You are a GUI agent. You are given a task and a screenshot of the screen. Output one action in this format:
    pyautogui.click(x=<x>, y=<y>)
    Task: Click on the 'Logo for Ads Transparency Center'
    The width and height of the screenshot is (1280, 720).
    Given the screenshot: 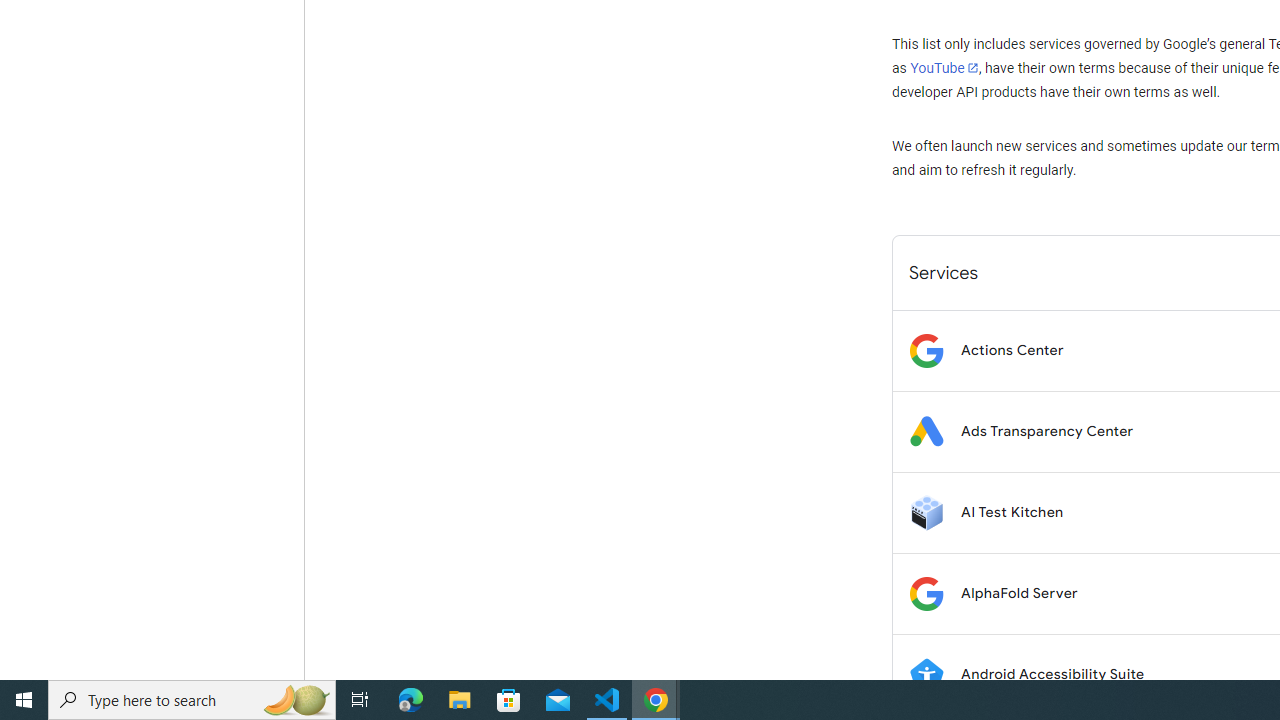 What is the action you would take?
    pyautogui.click(x=925, y=430)
    